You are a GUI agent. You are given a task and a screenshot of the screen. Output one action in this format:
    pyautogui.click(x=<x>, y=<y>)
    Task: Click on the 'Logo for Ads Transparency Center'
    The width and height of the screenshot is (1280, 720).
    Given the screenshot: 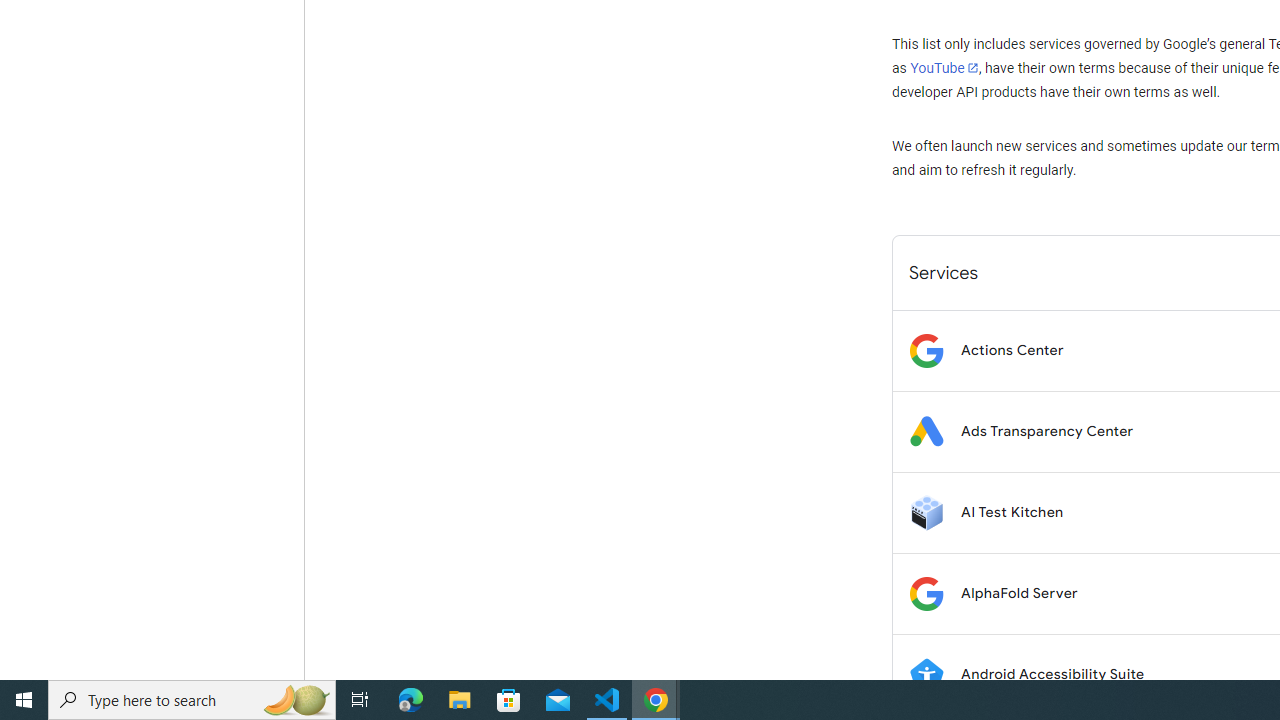 What is the action you would take?
    pyautogui.click(x=925, y=430)
    